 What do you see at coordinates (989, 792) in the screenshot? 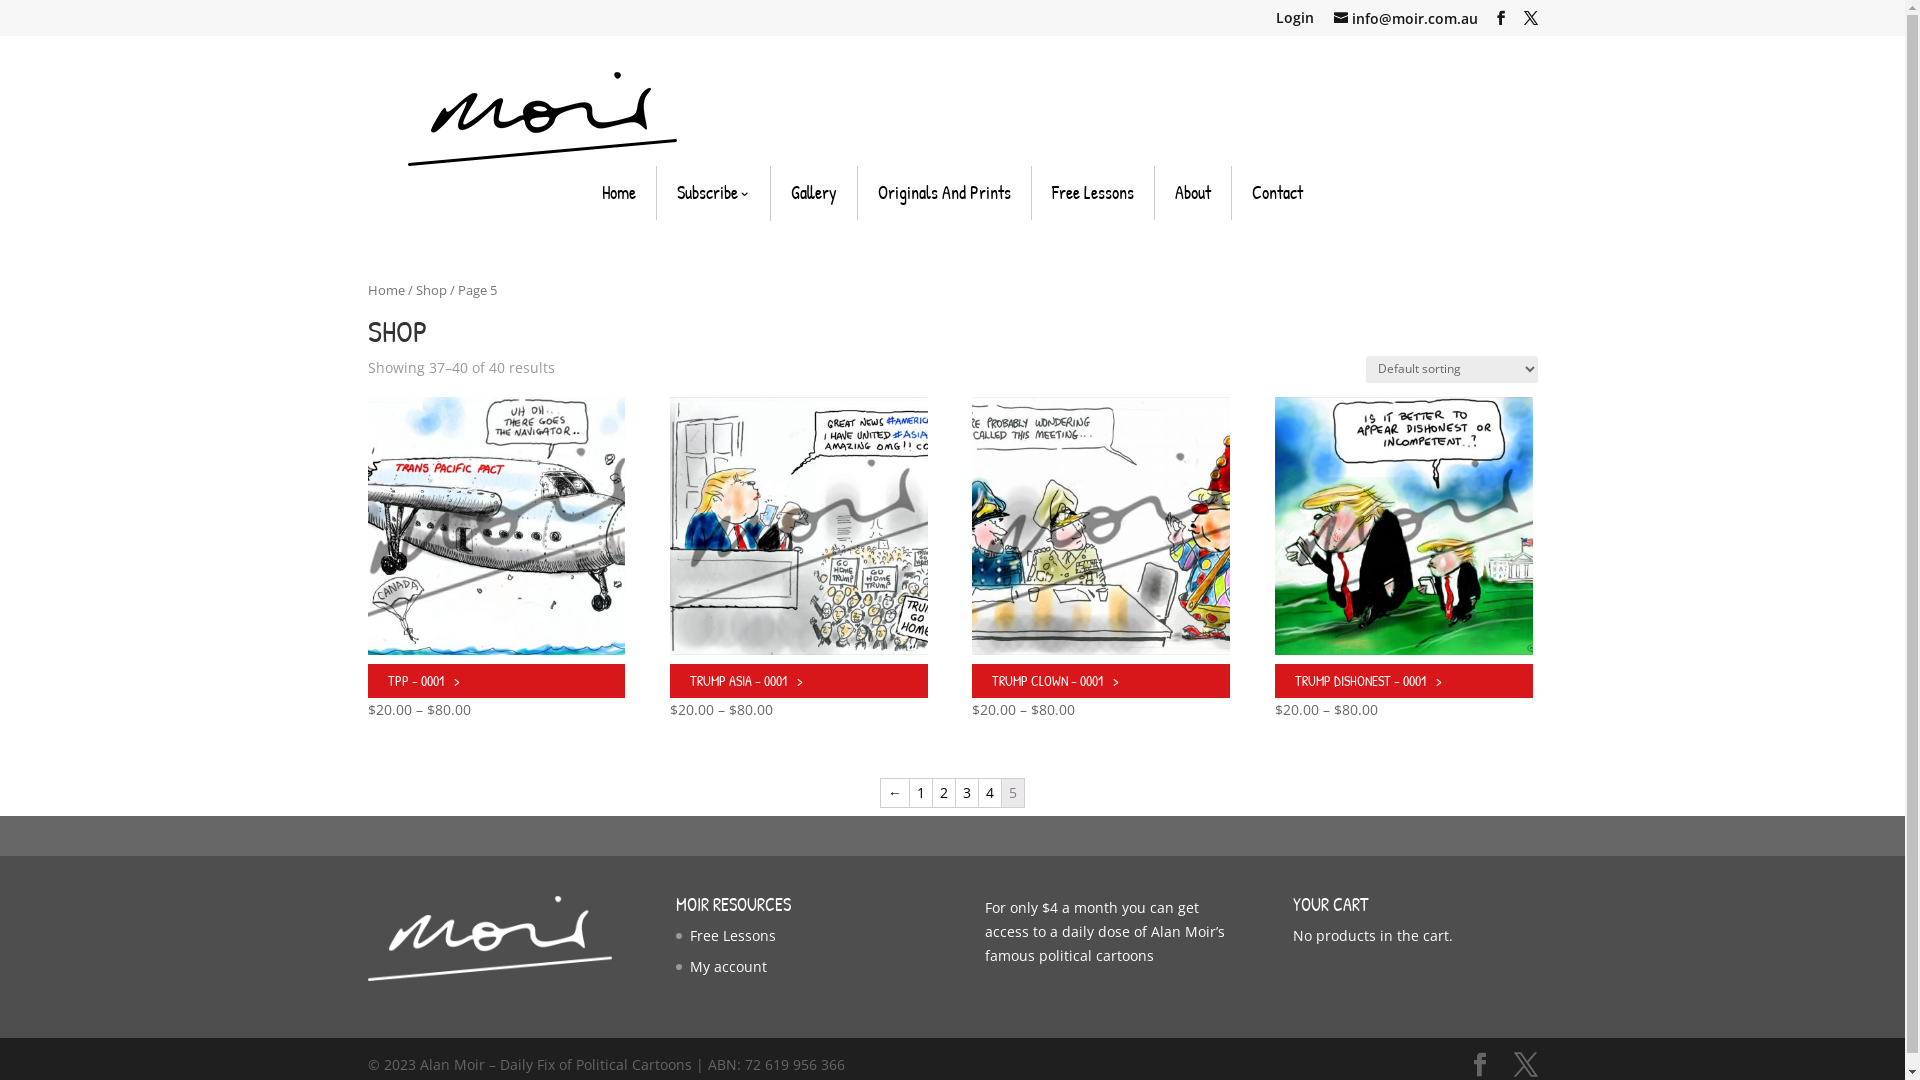
I see `'4'` at bounding box center [989, 792].